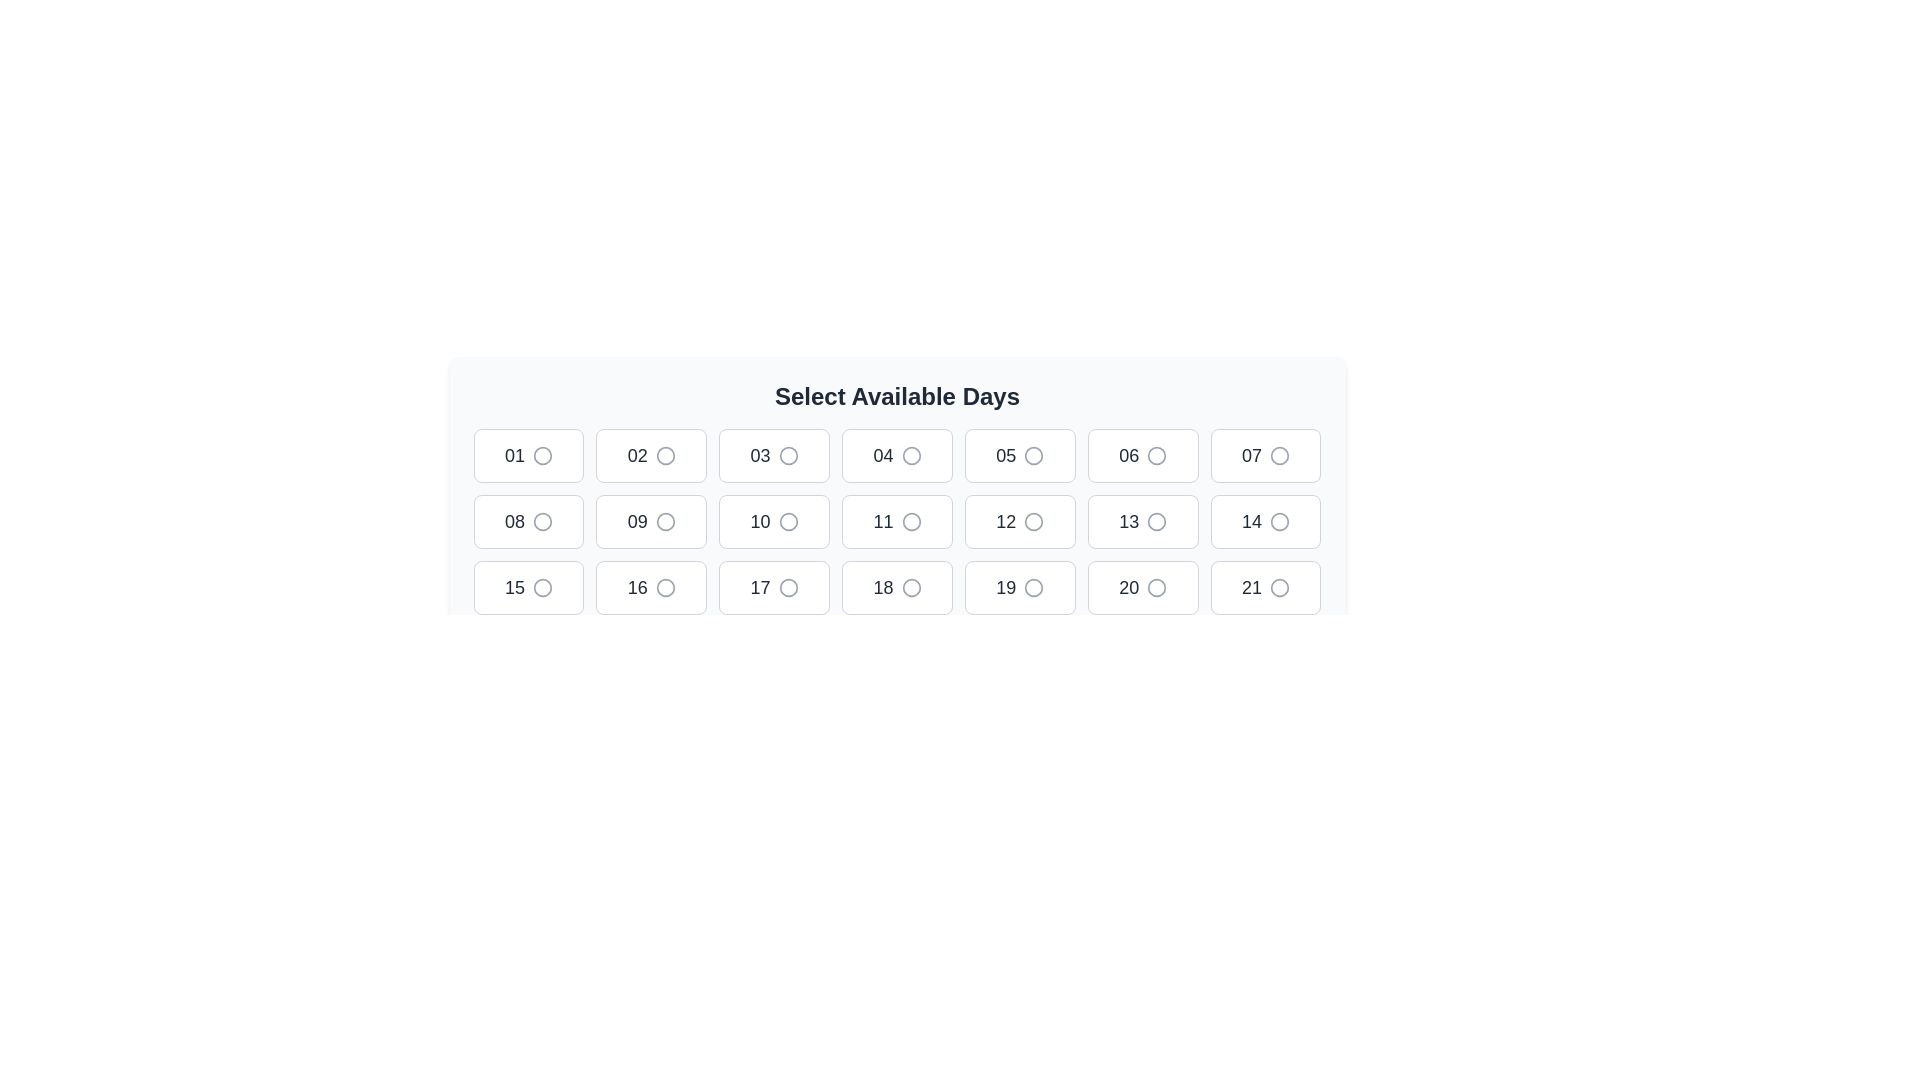 The image size is (1920, 1080). Describe the element at coordinates (514, 586) in the screenshot. I see `the selectable static text element located in the third row, fifth column of the grid, which is inside a white rounded rectangle` at that location.